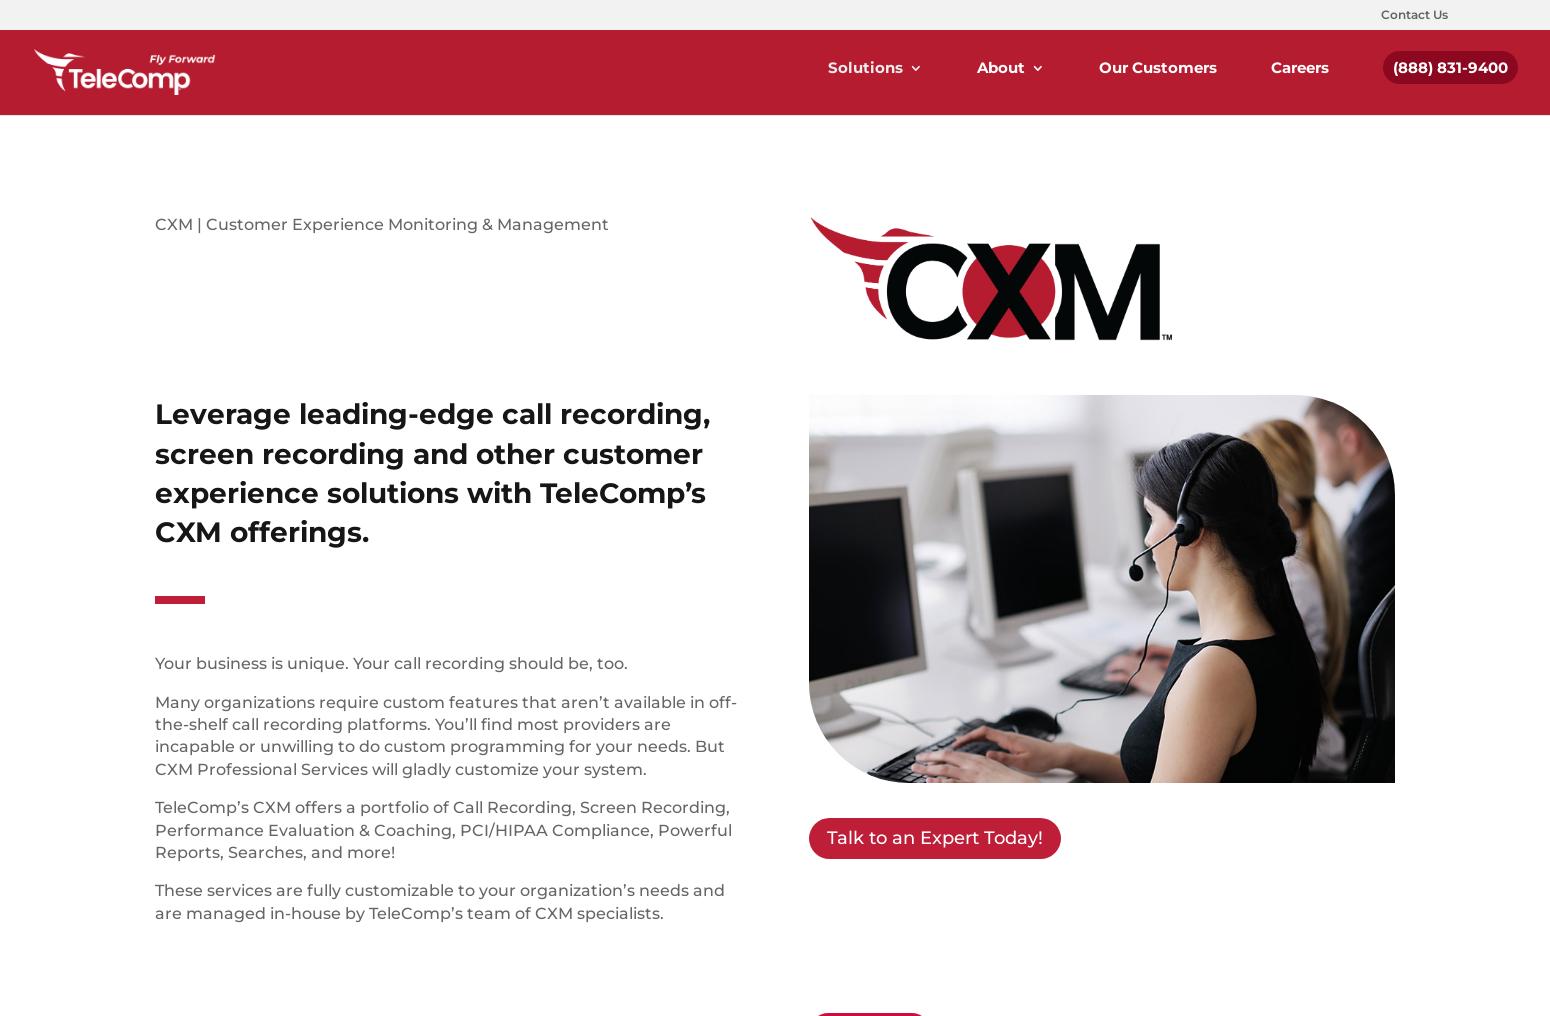  I want to click on 'Leverage leading-edge call recording, screen recording and other customer experience solutions with TeleComp’s CXM offerings.', so click(432, 472).